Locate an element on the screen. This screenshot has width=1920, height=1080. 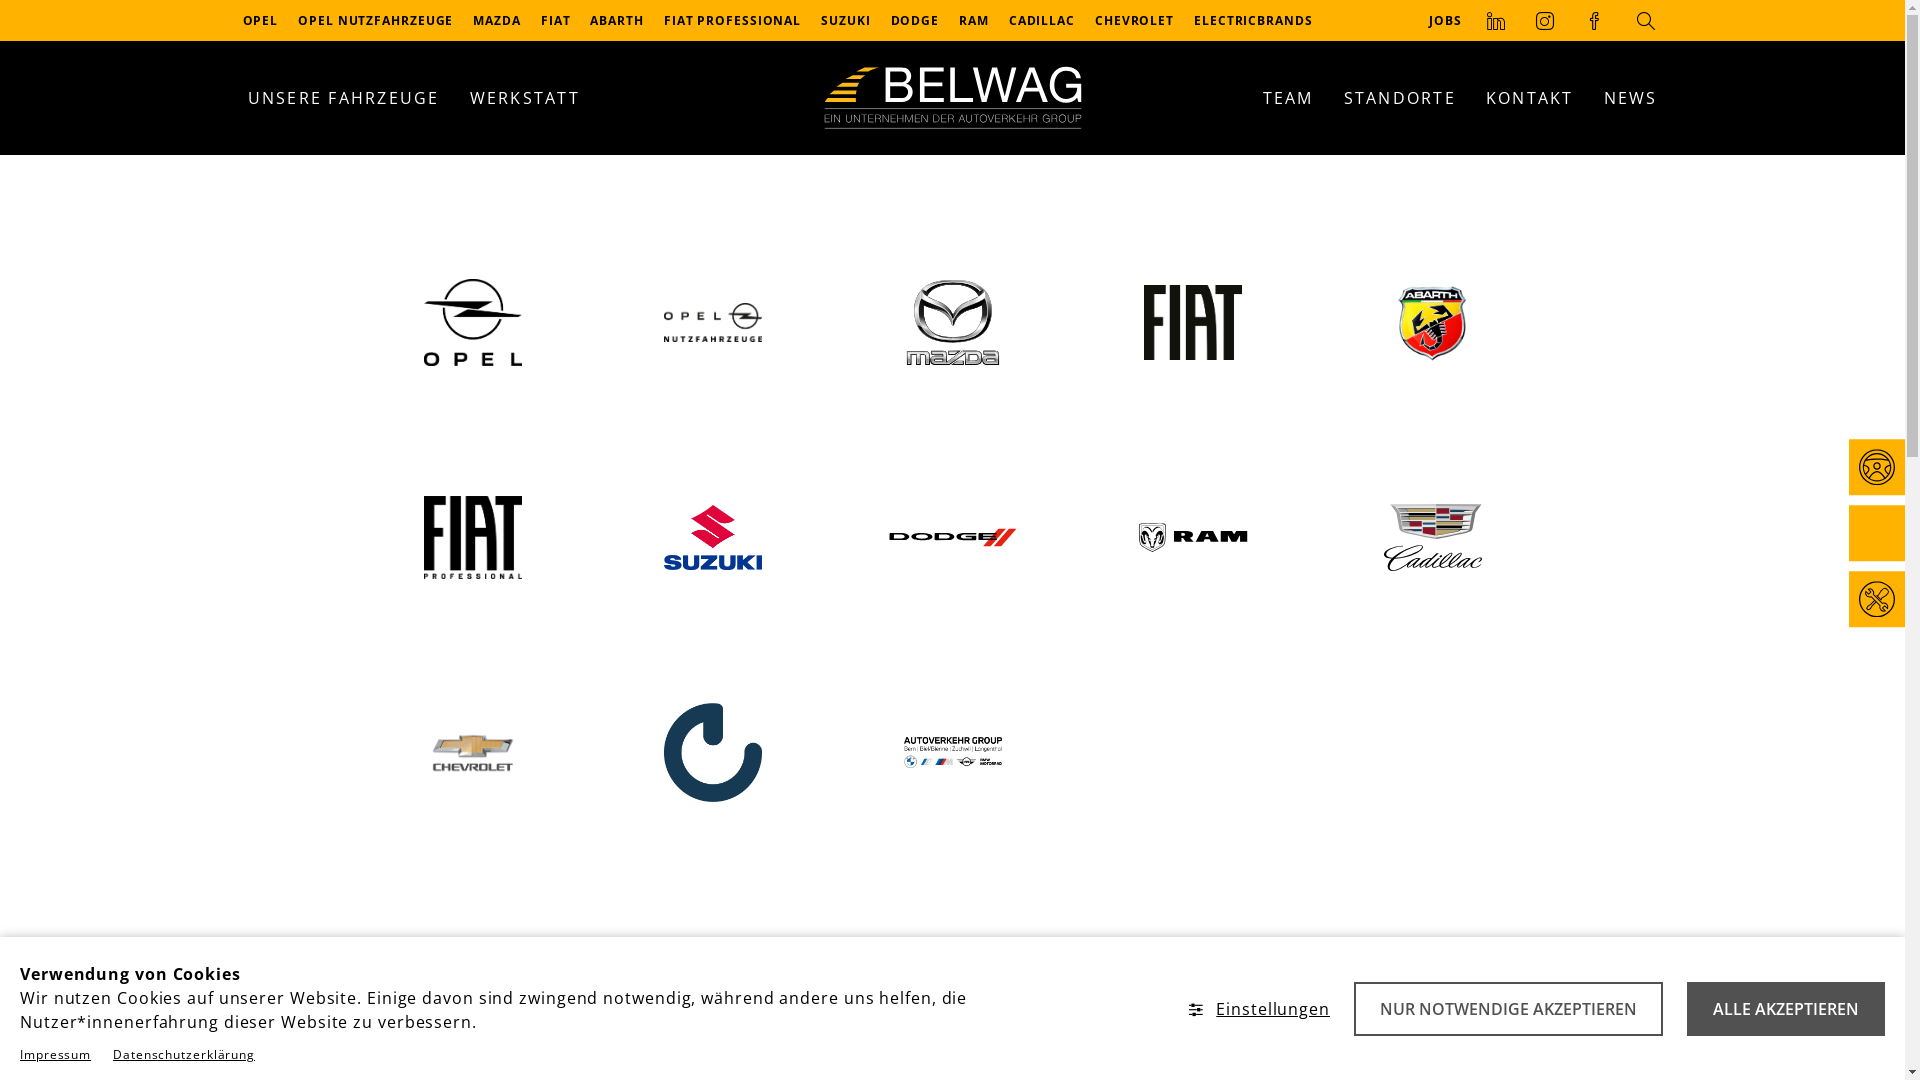
'Marke Opel Nutzfahrzeuge' is located at coordinates (713, 321).